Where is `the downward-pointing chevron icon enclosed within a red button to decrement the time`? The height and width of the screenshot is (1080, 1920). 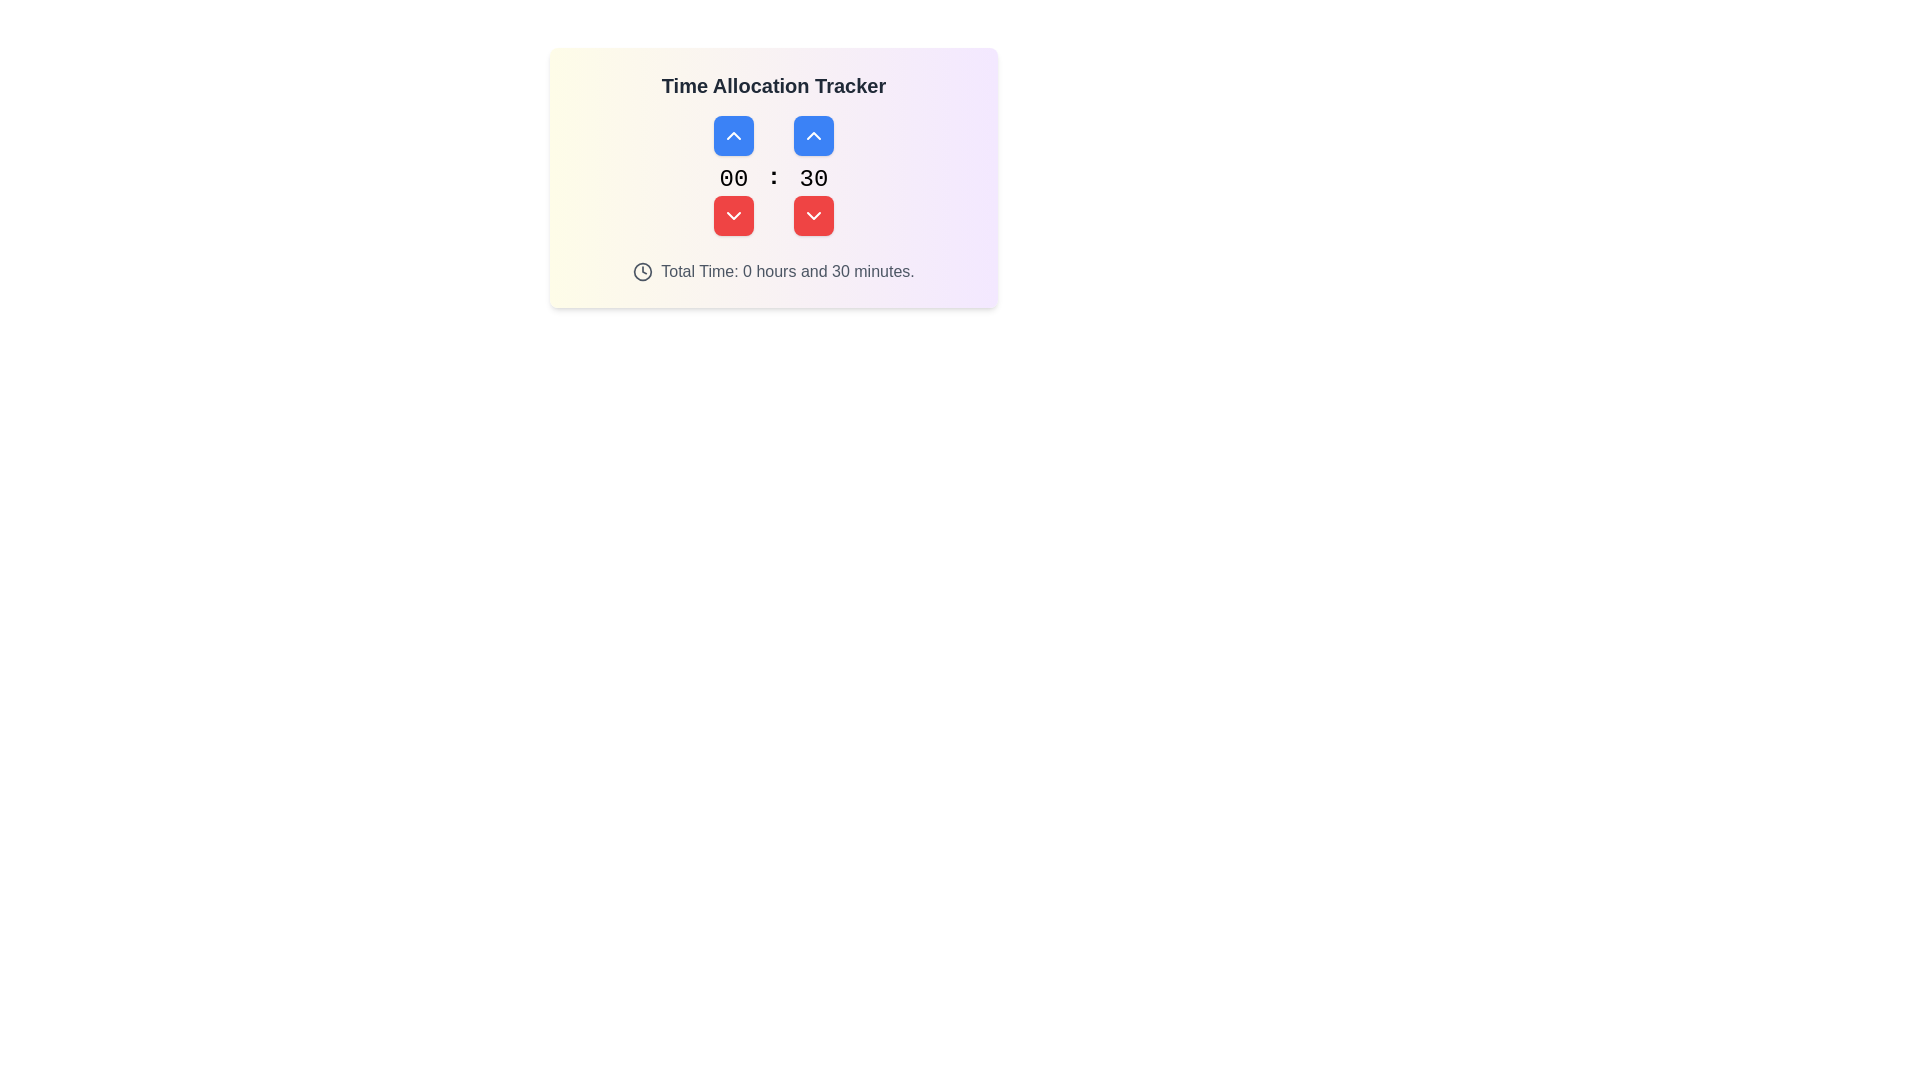 the downward-pointing chevron icon enclosed within a red button to decrement the time is located at coordinates (733, 216).